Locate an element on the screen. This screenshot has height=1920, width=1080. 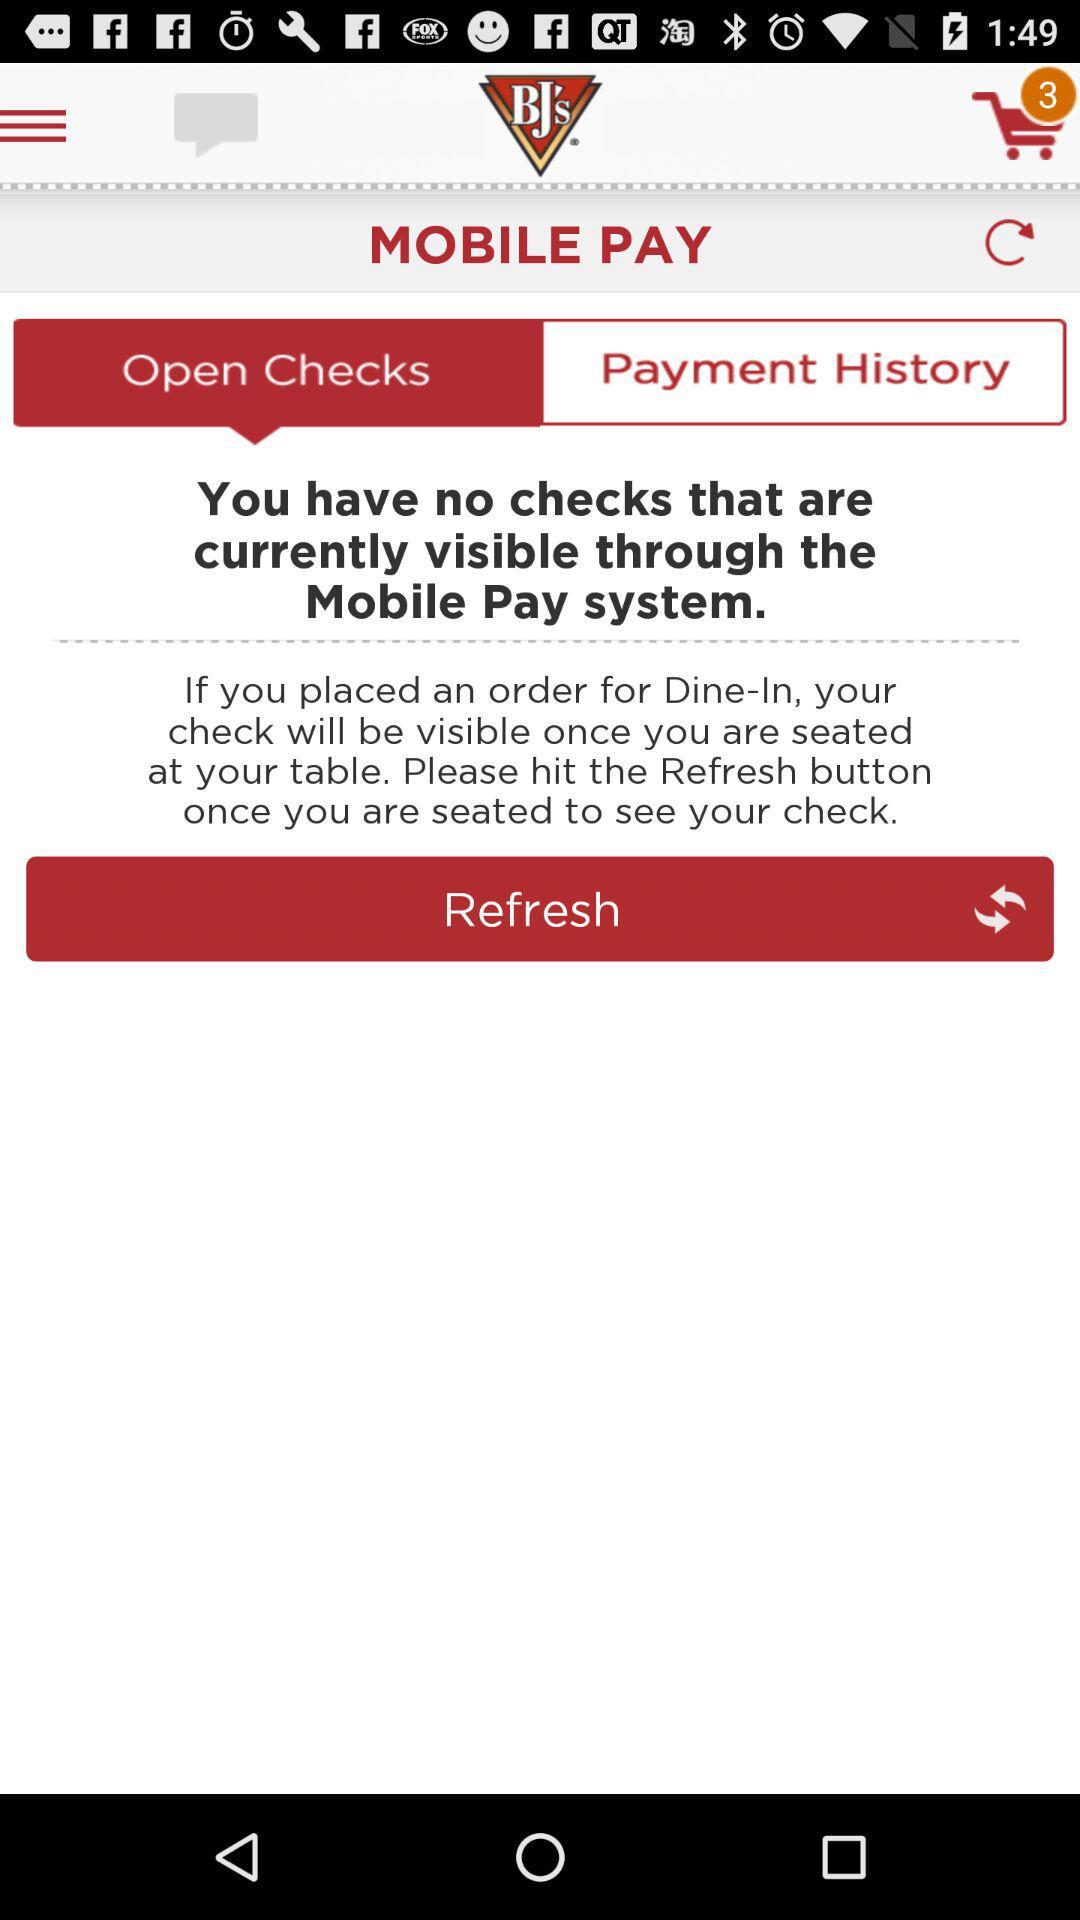
open checks option is located at coordinates (276, 381).